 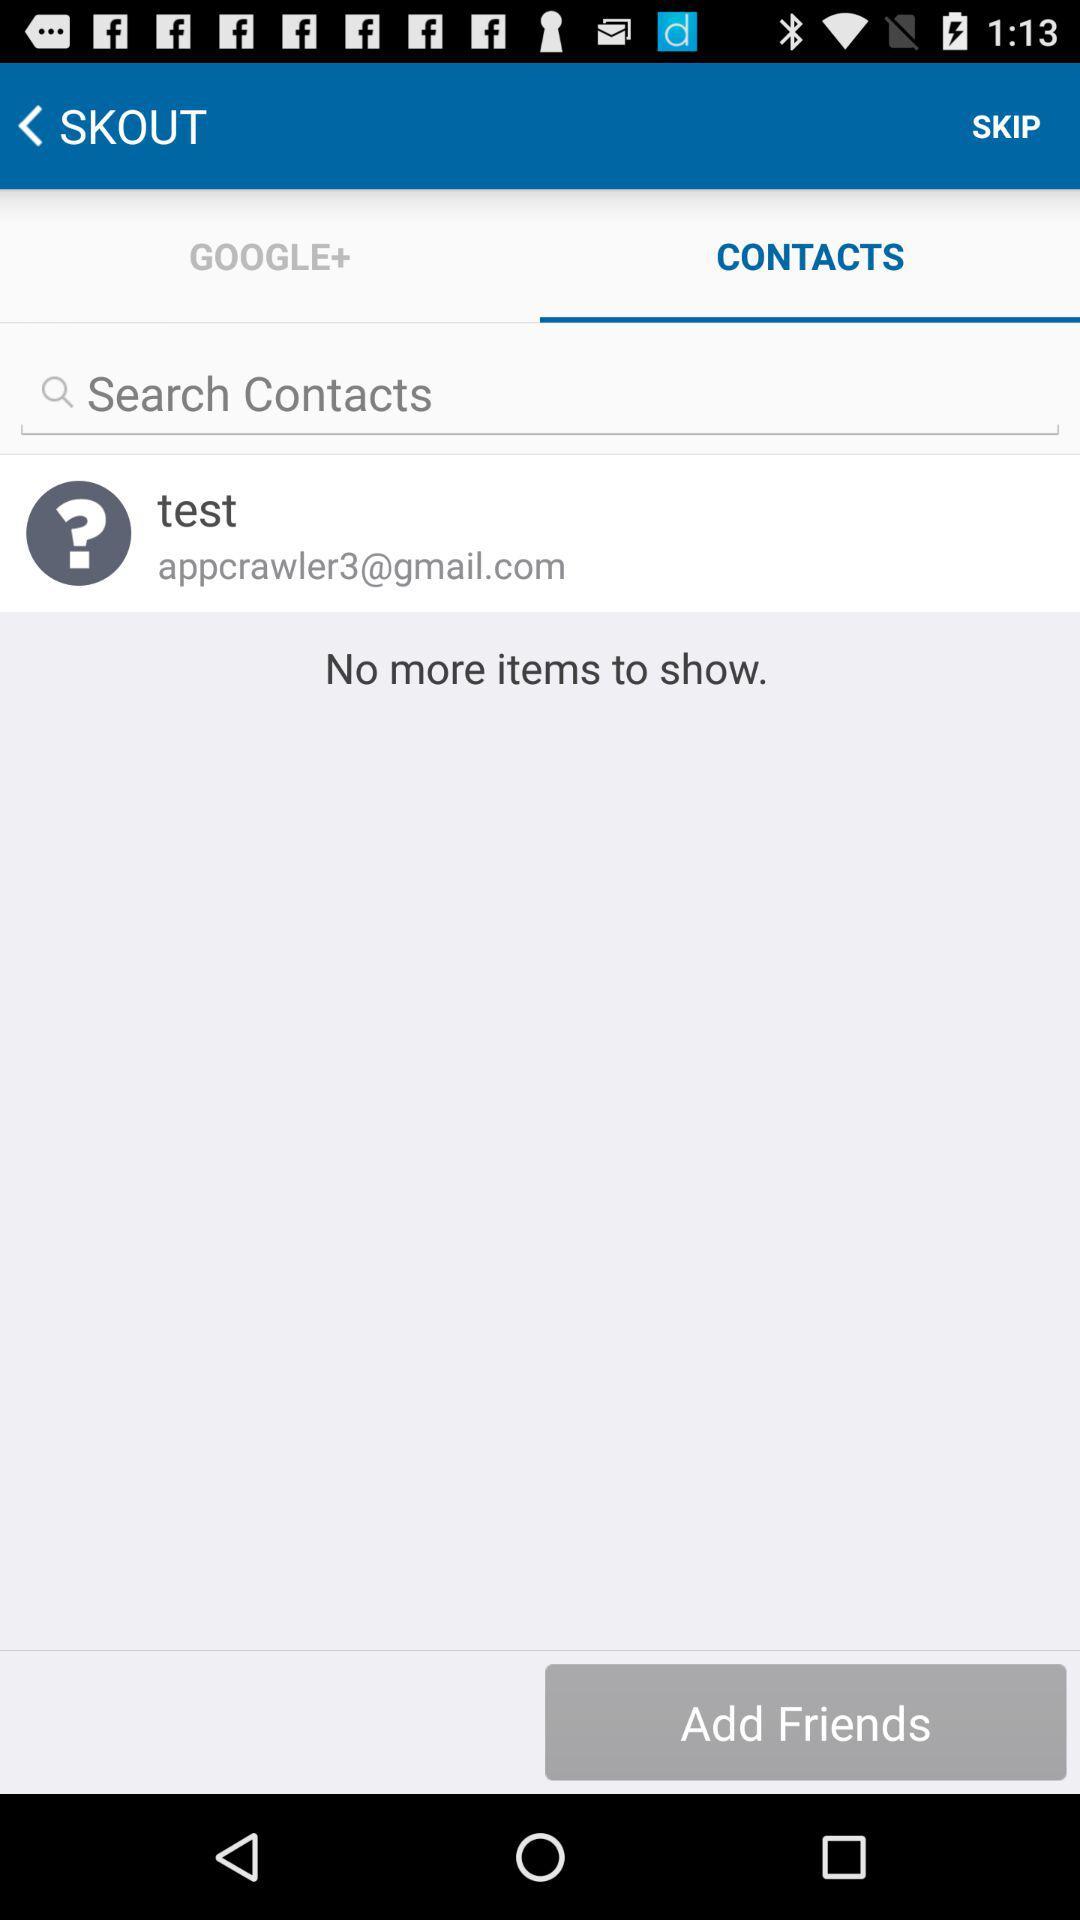 I want to click on appcrawler3@gmail.com item, so click(x=591, y=563).